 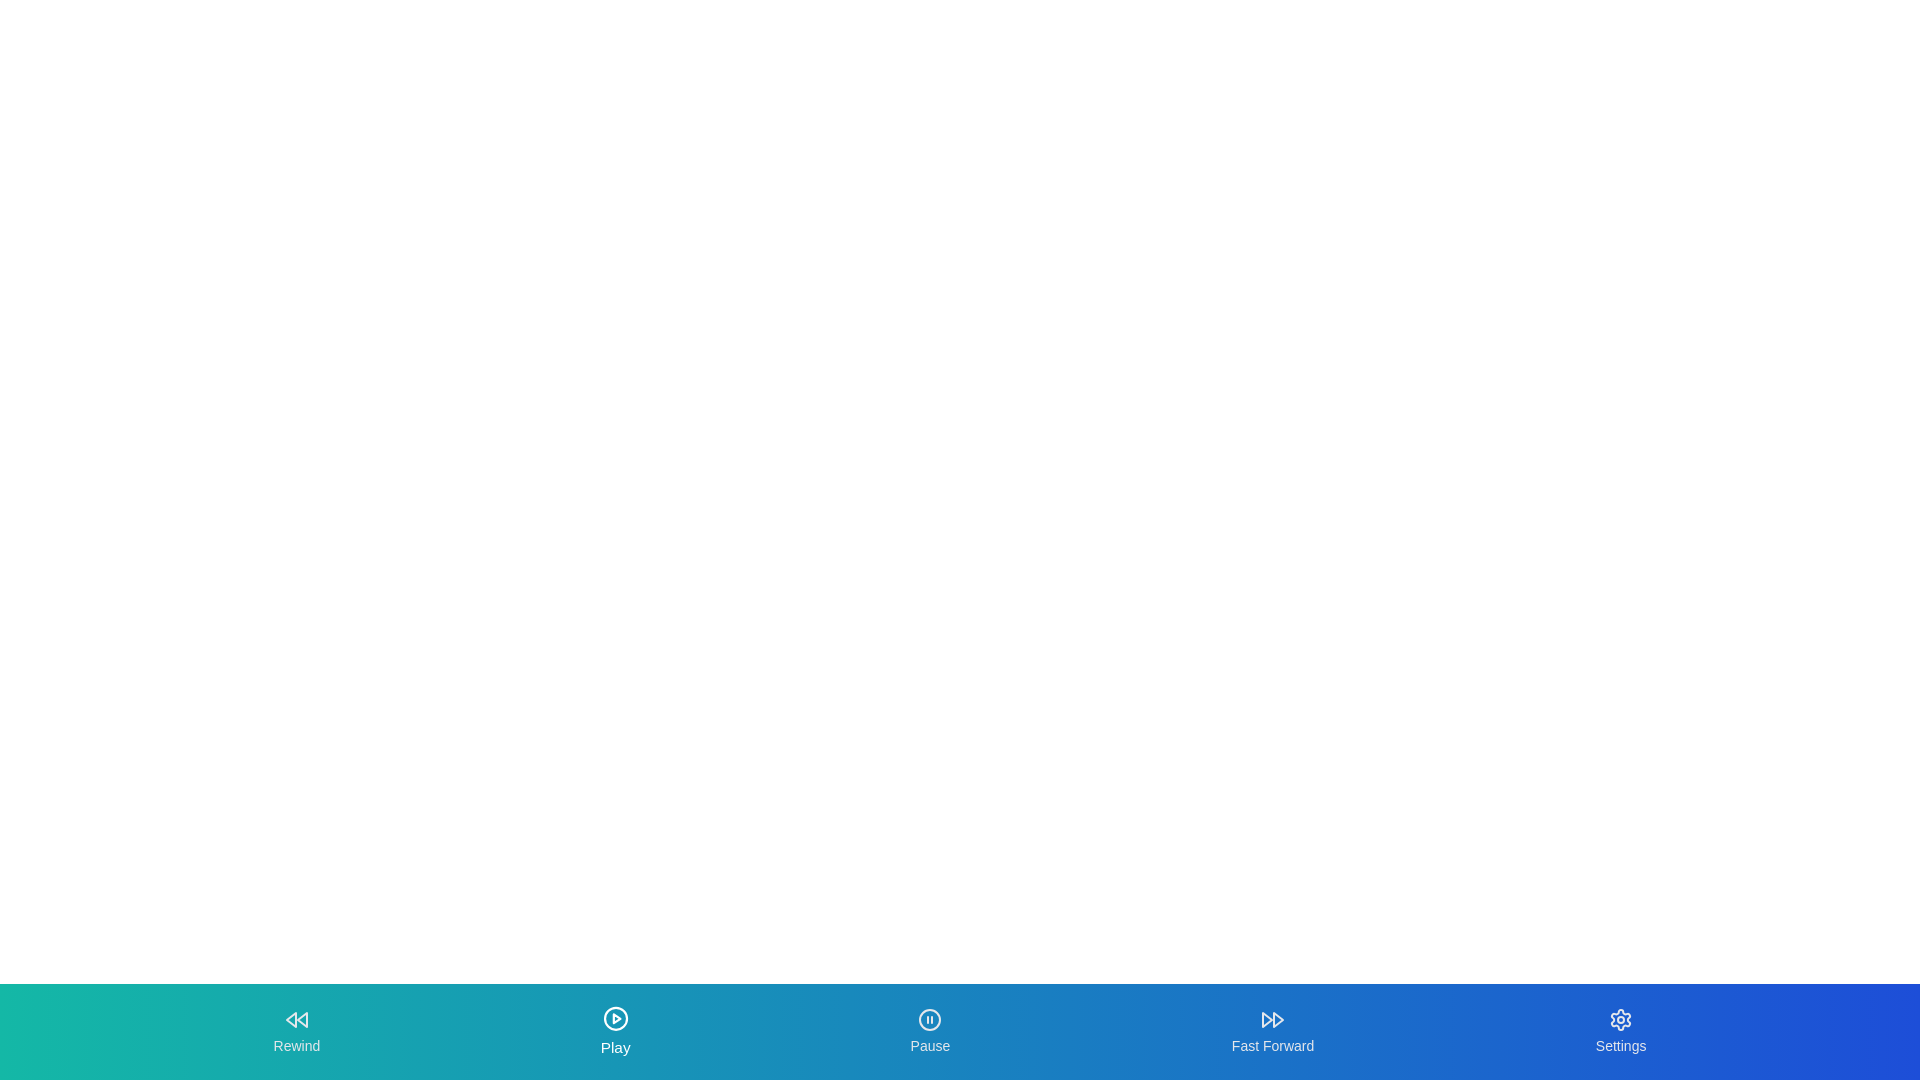 What do you see at coordinates (1621, 1032) in the screenshot?
I see `the Settings tab by clicking its button` at bounding box center [1621, 1032].